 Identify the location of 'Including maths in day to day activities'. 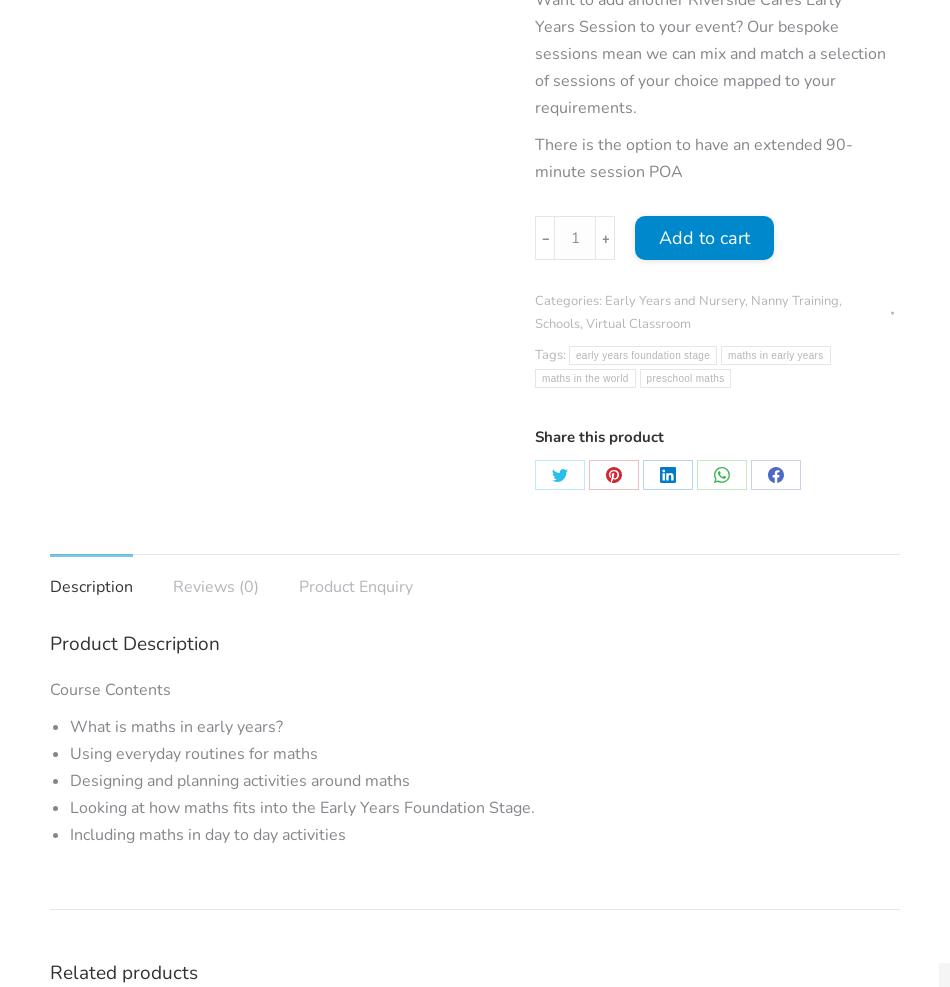
(70, 835).